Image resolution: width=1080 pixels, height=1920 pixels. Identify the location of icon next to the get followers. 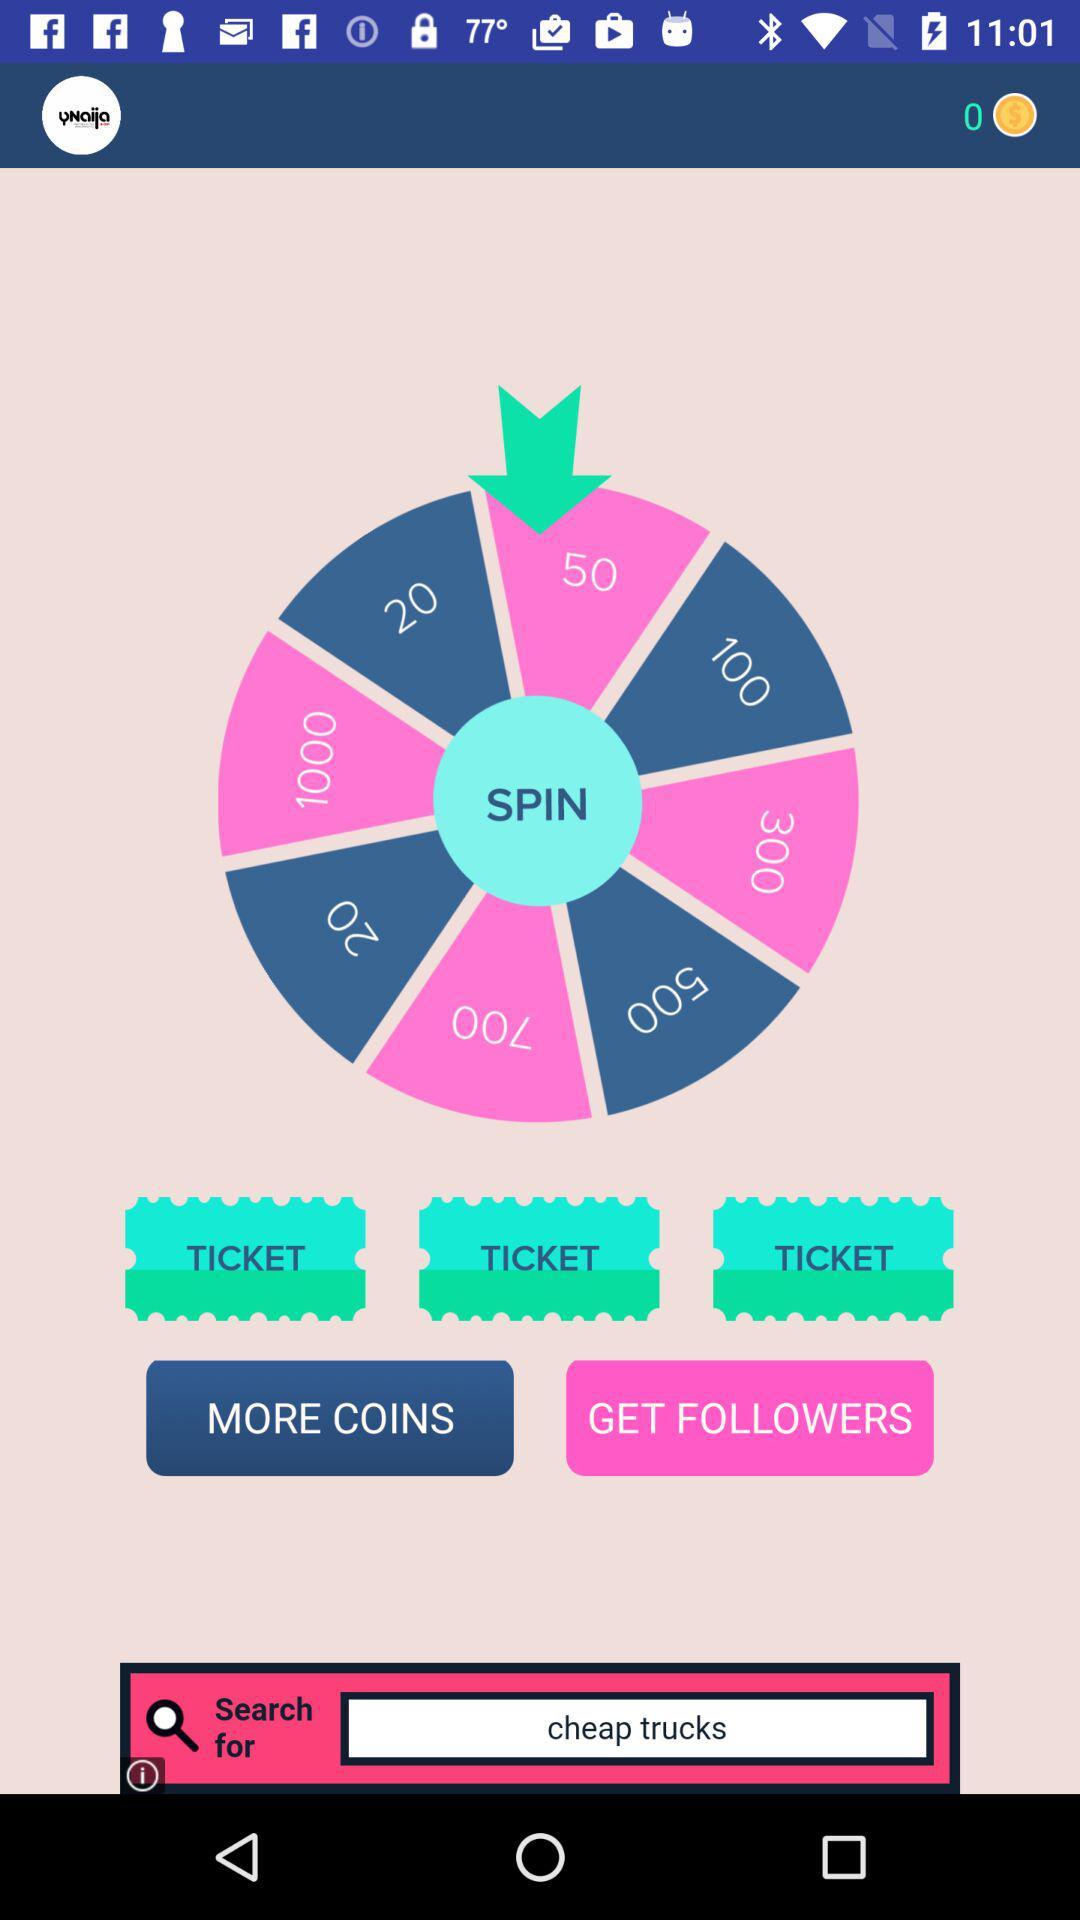
(329, 1417).